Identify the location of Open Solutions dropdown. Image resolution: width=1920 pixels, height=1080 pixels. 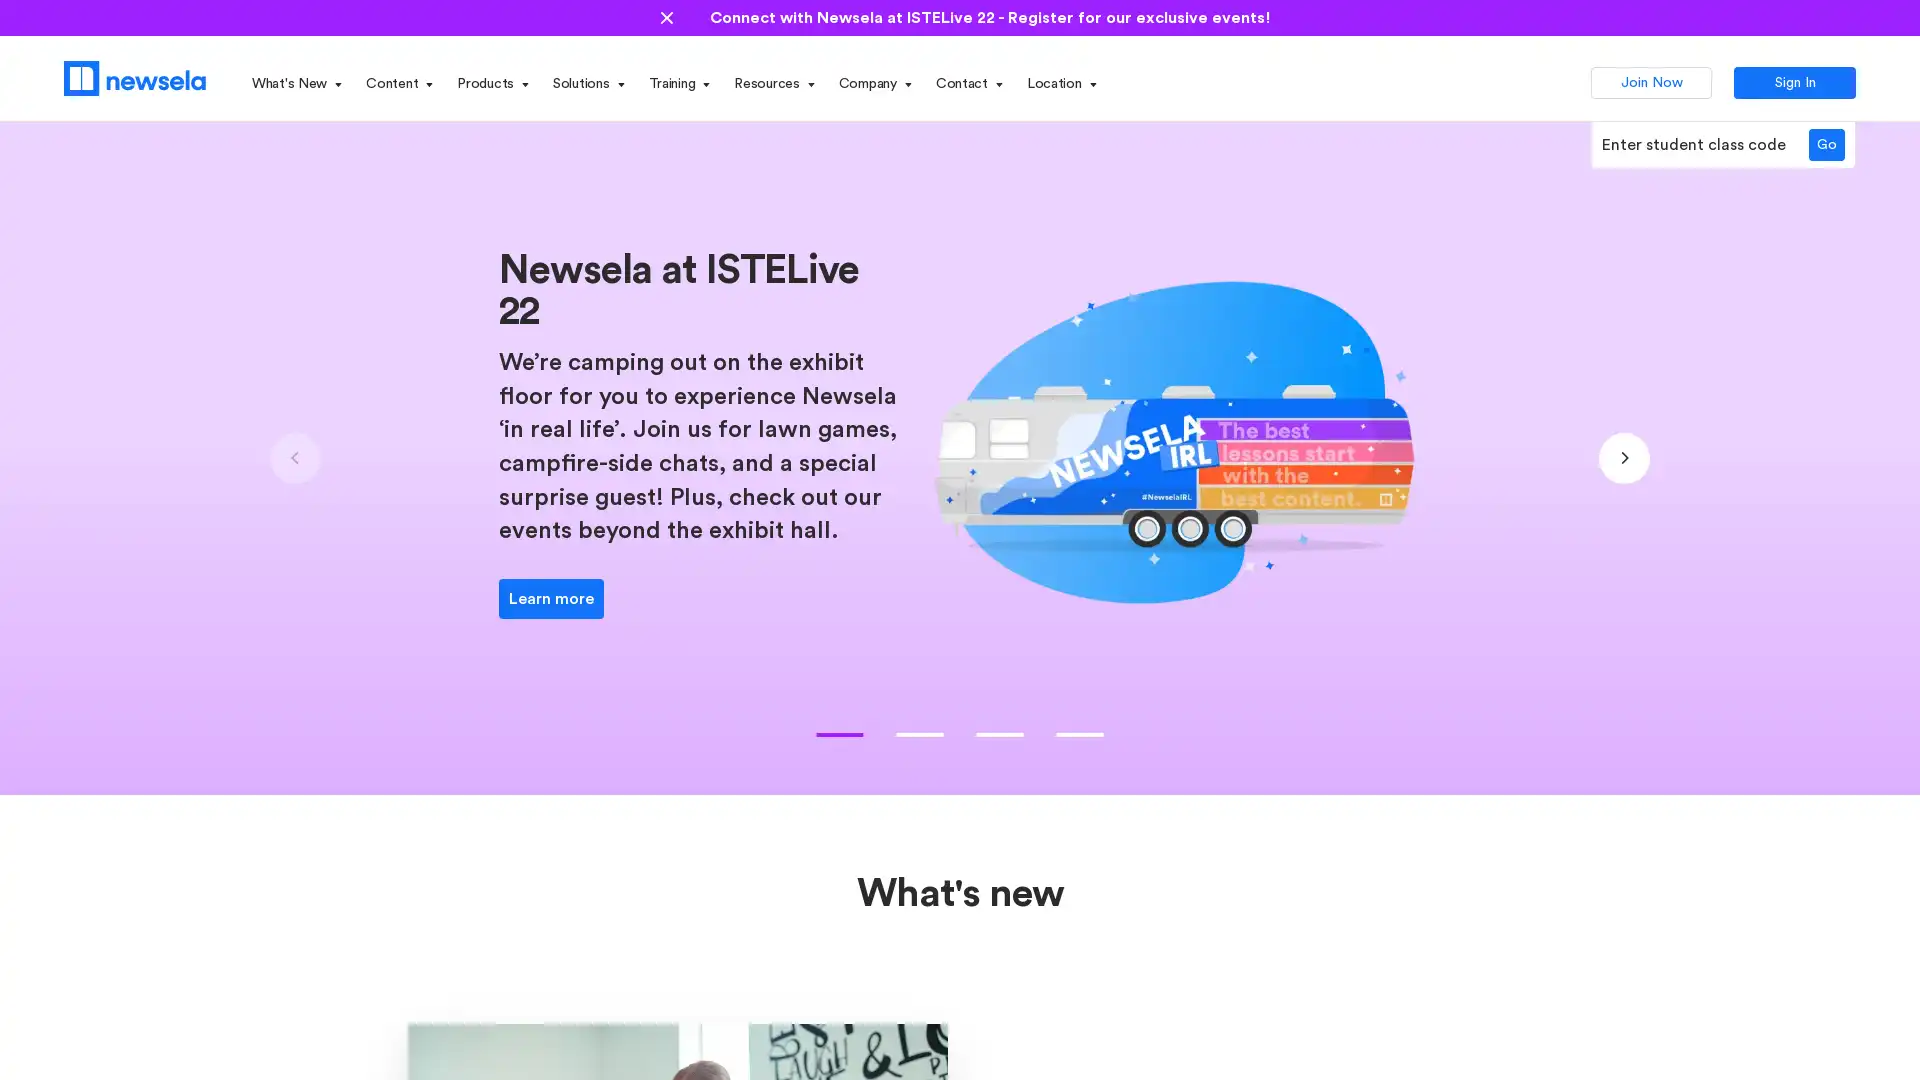
(621, 82).